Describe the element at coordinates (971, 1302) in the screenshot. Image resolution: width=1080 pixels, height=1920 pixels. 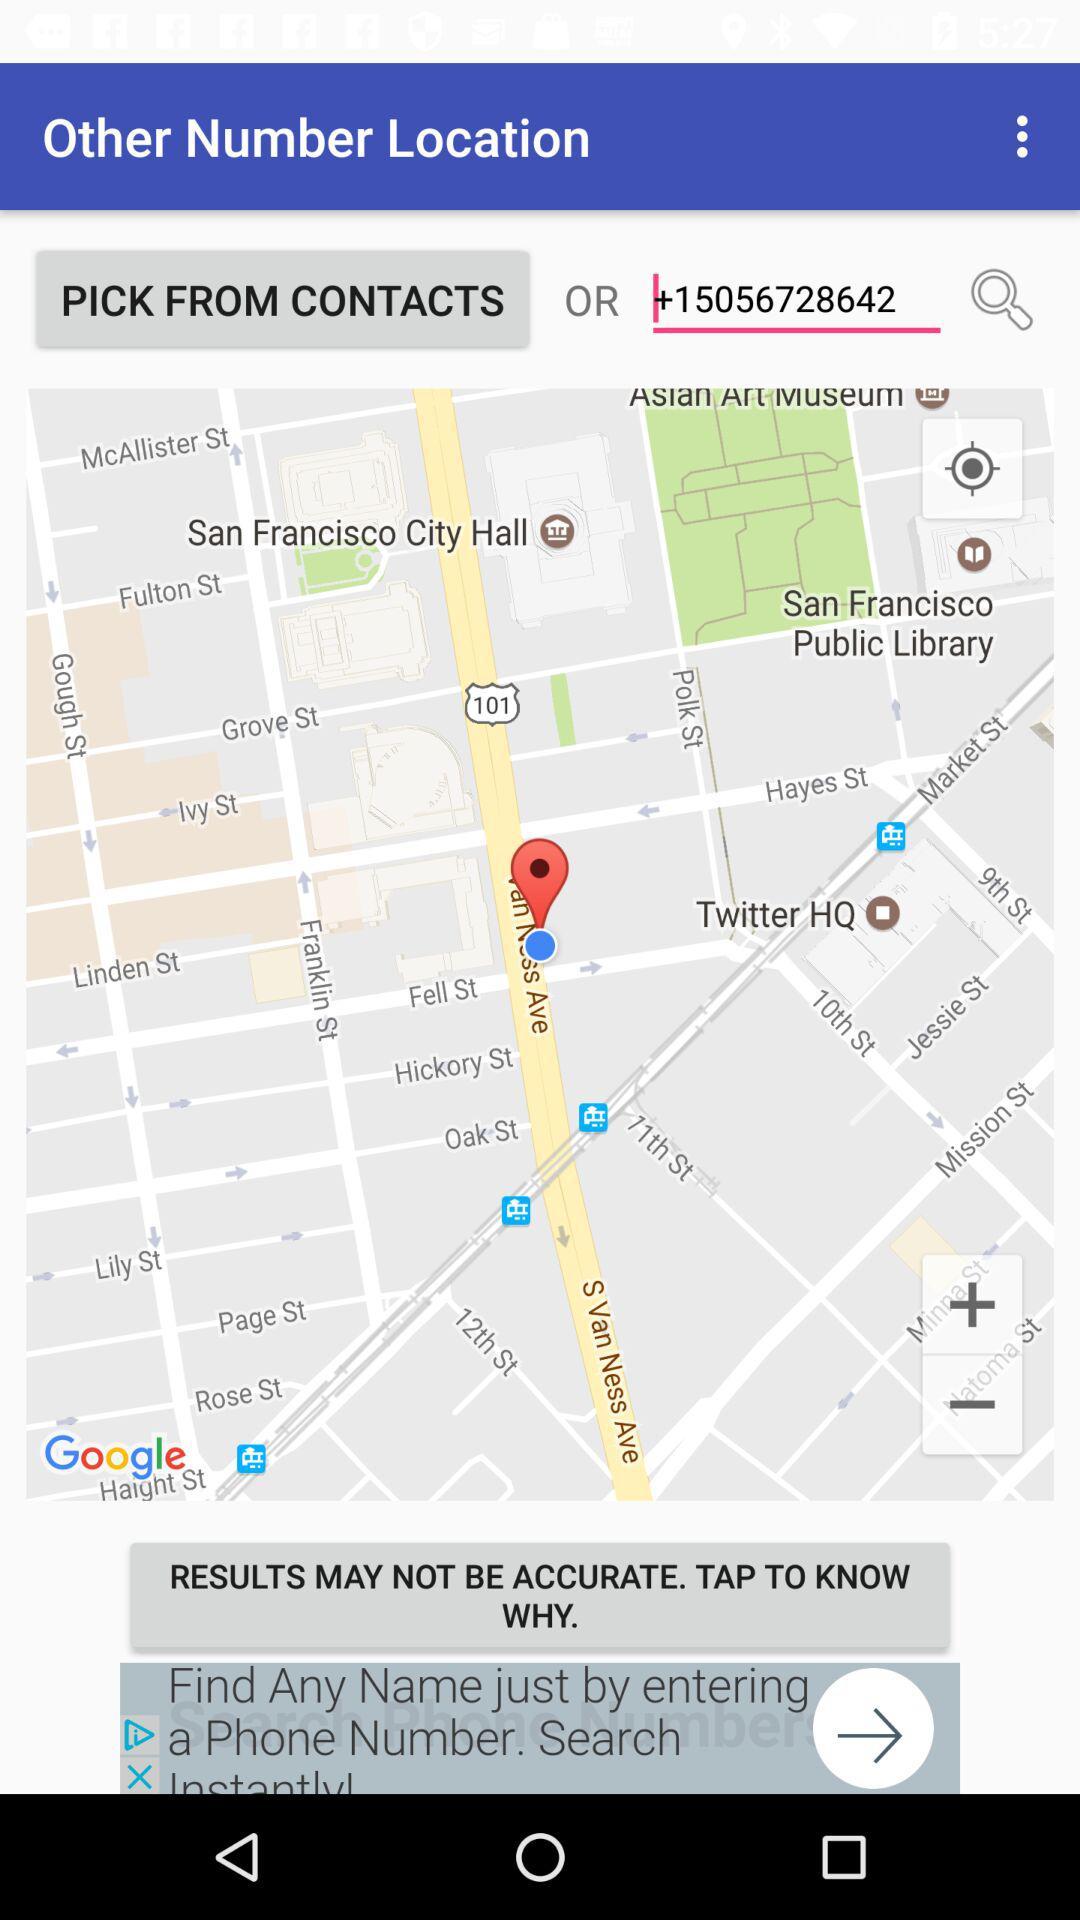
I see `the add icon` at that location.